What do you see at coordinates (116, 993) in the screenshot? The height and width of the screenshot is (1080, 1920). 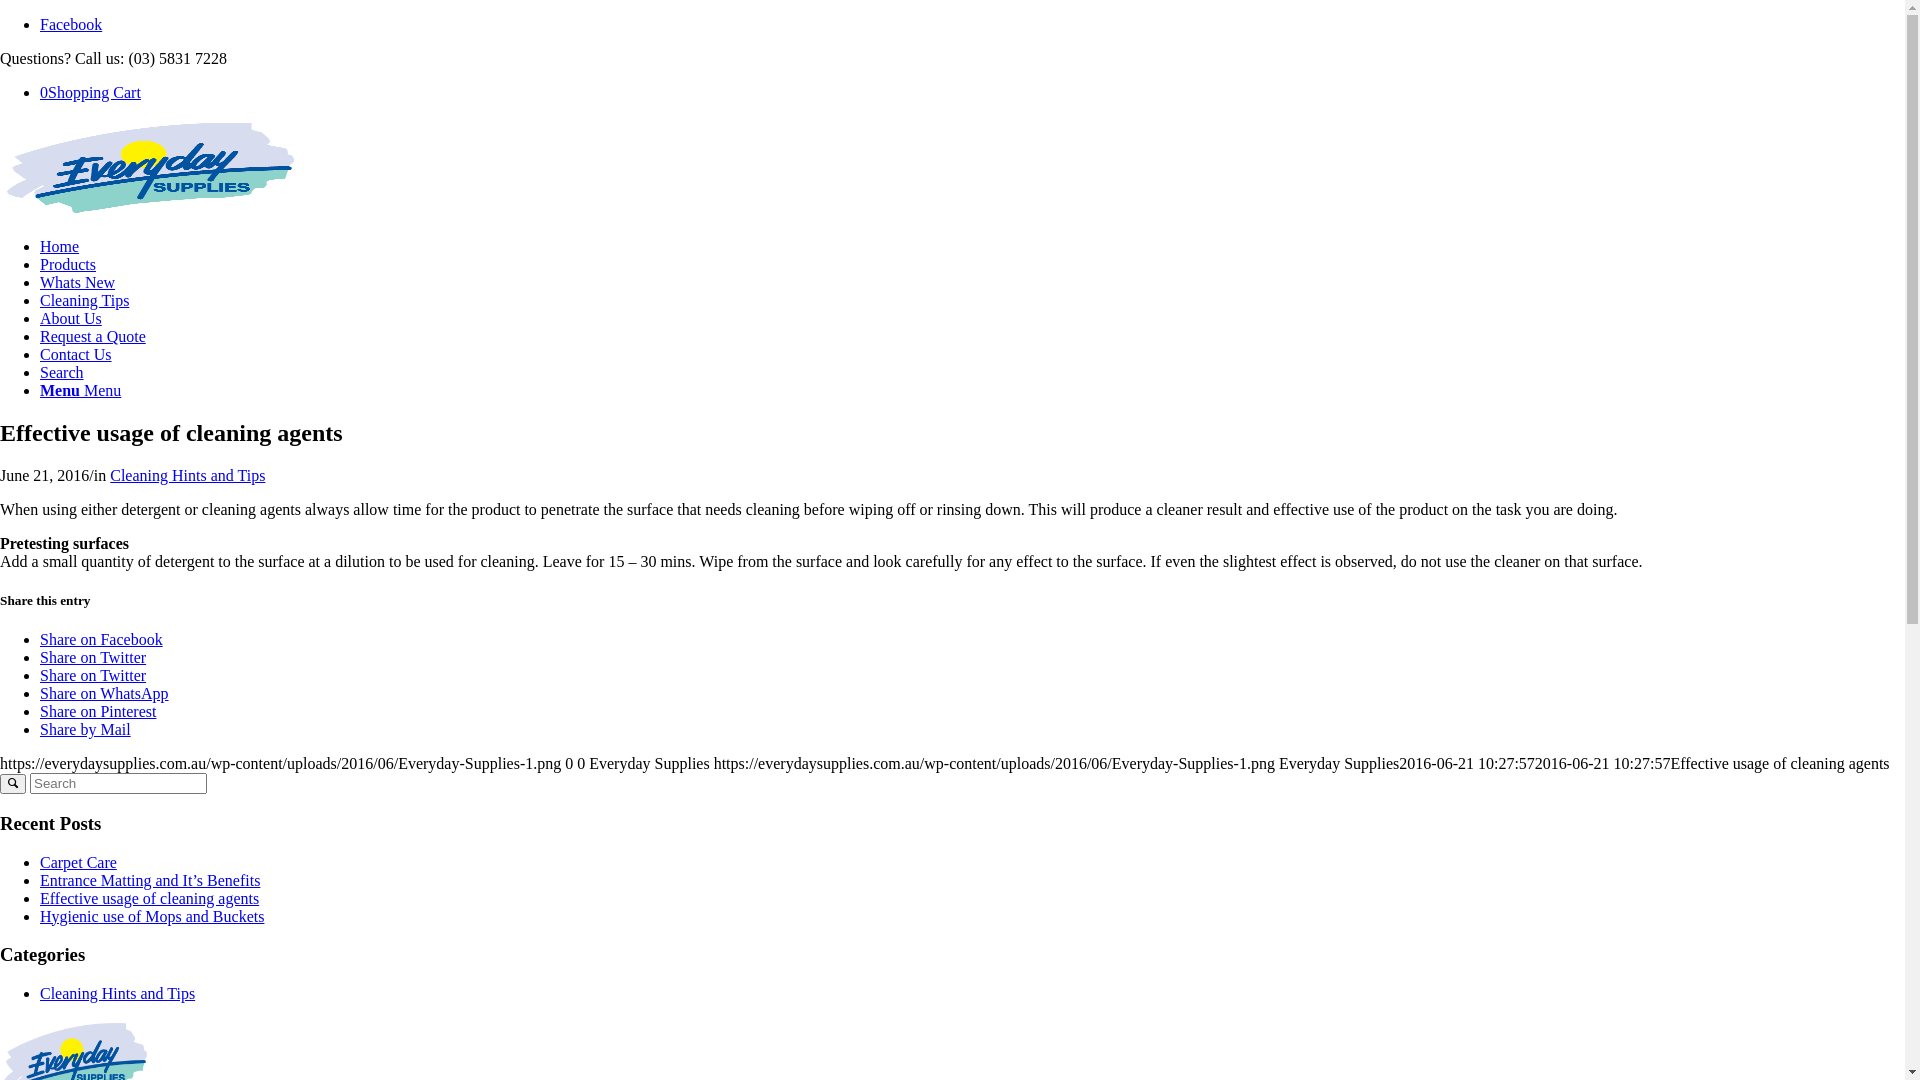 I see `'Cleaning Hints and Tips'` at bounding box center [116, 993].